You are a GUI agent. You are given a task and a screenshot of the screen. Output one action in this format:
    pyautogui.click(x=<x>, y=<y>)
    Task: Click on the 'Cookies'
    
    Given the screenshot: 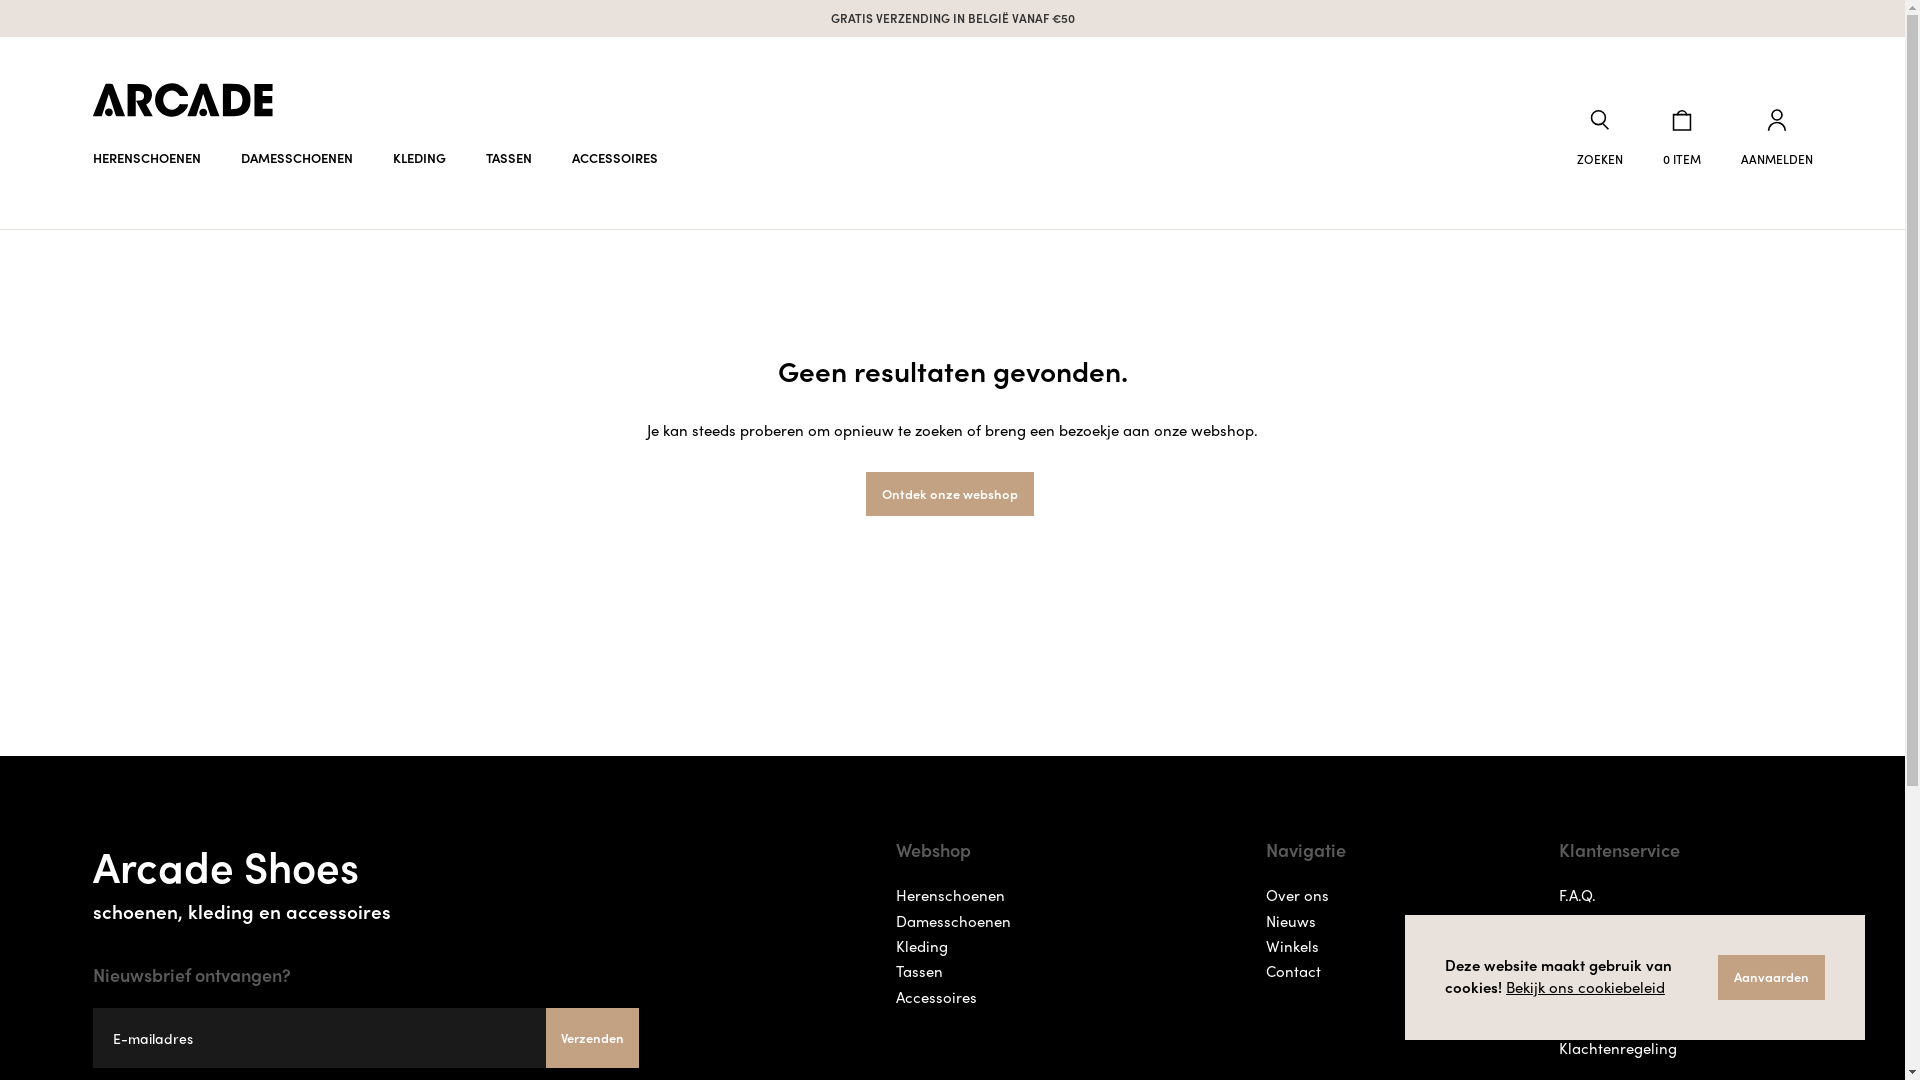 What is the action you would take?
    pyautogui.click(x=1584, y=970)
    